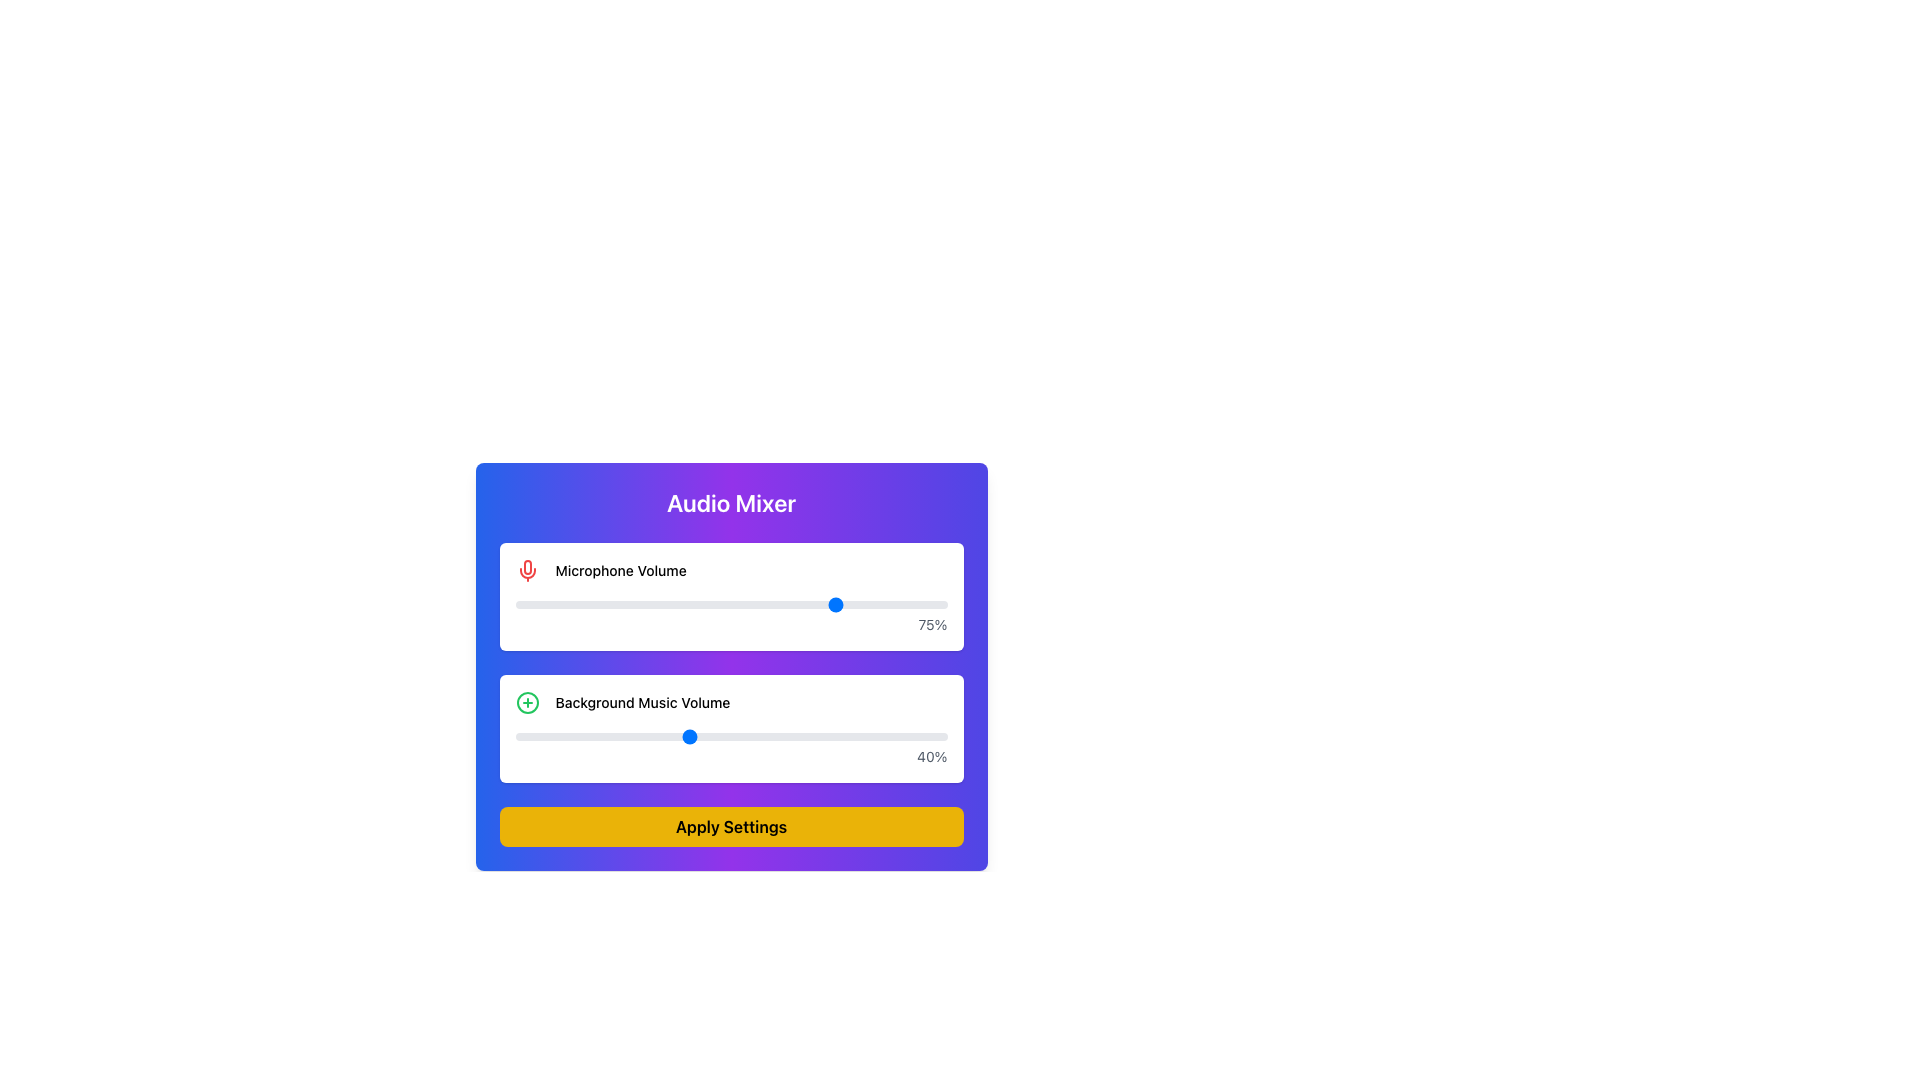  Describe the element at coordinates (527, 570) in the screenshot. I see `the red circular microphone icon located to the left of the 'Microphone Volume' text label` at that location.